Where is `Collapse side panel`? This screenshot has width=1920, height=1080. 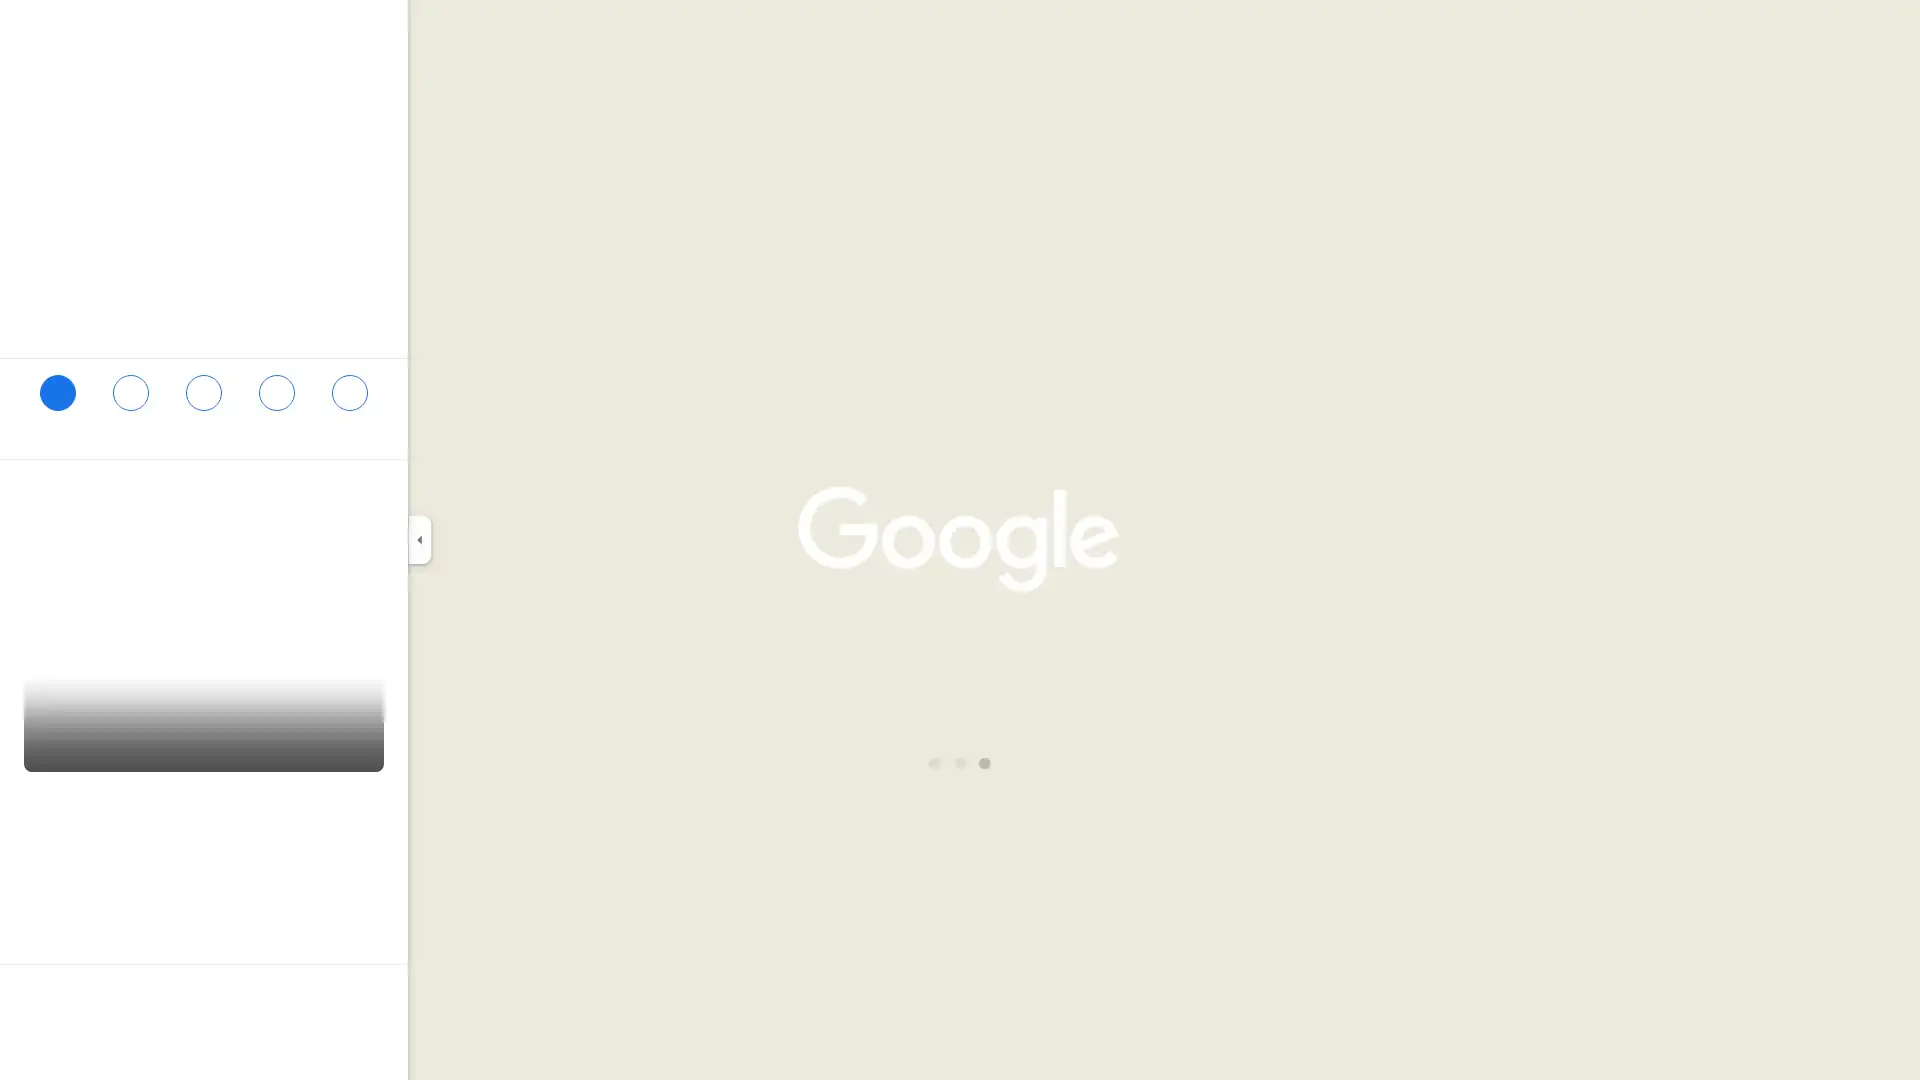 Collapse side panel is located at coordinates (418, 540).